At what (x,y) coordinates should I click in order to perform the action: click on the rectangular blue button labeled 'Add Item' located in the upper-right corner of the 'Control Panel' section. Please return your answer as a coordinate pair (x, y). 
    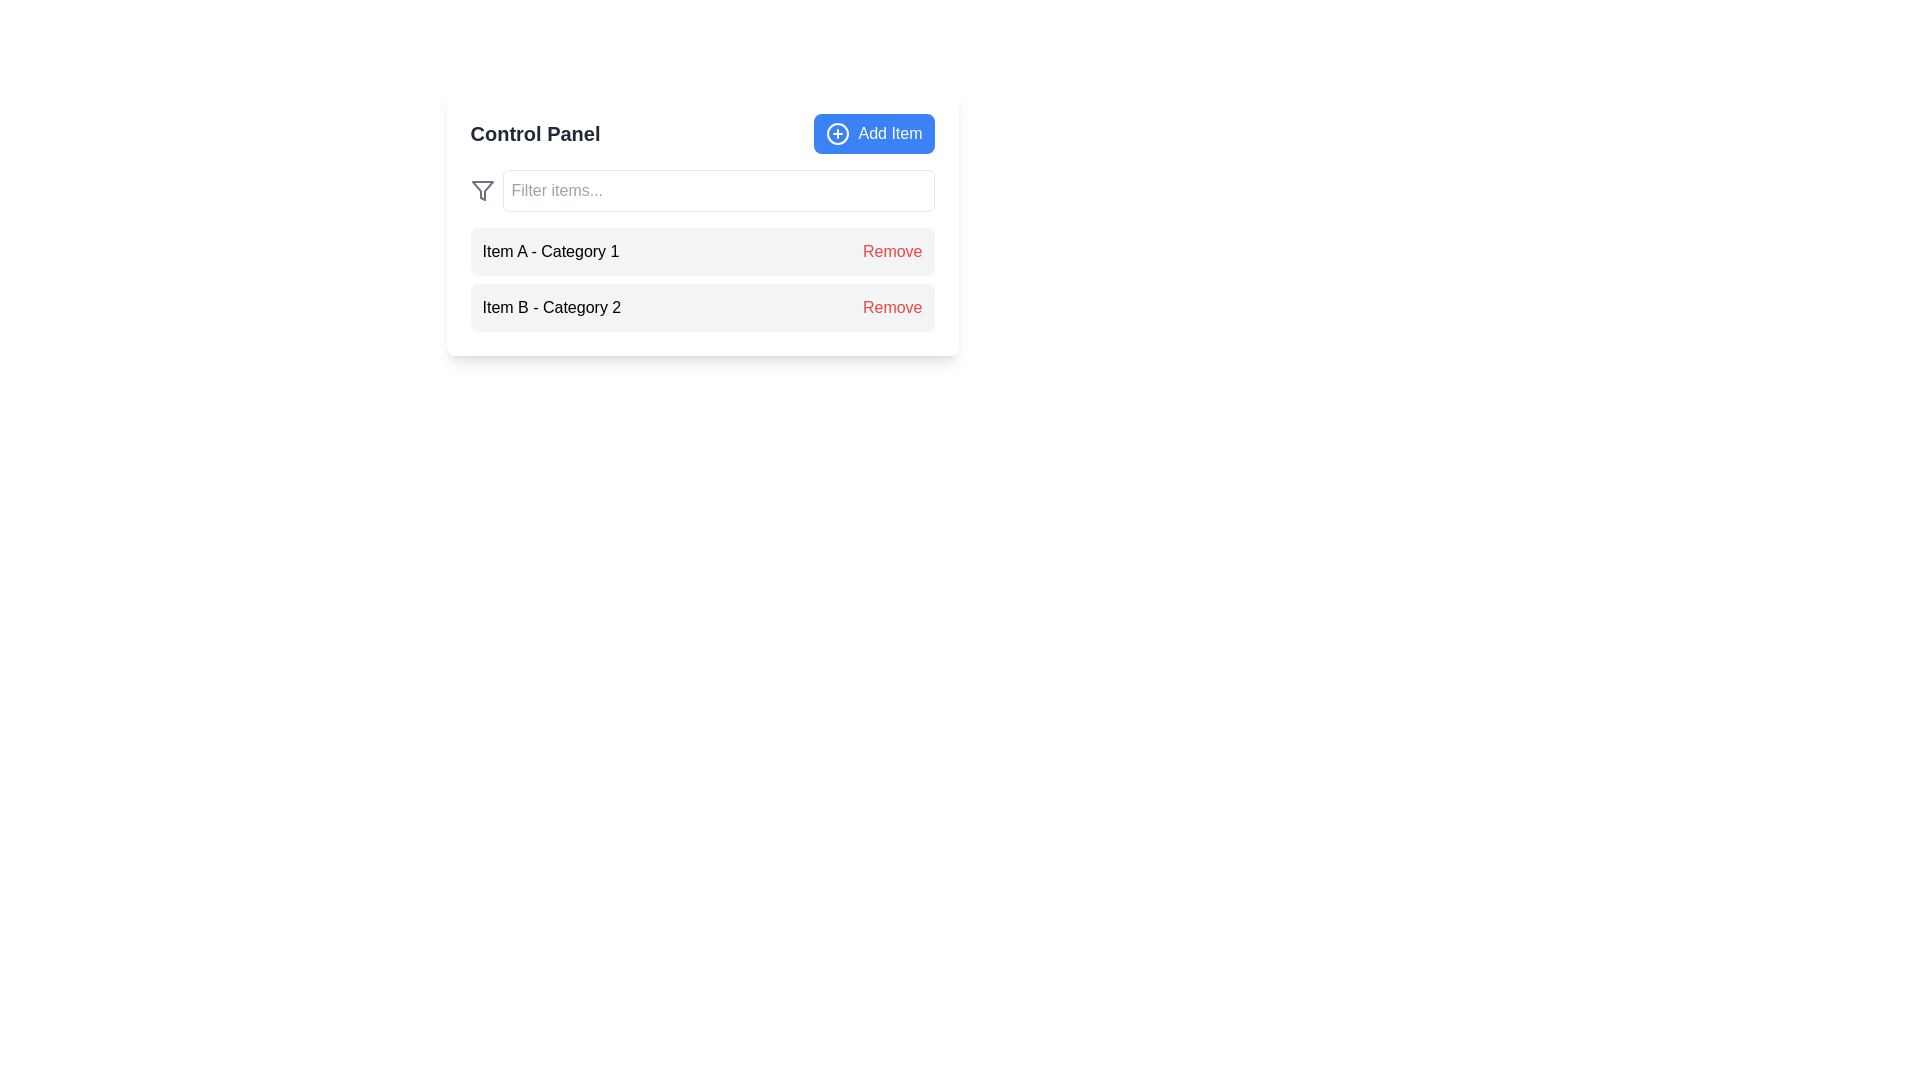
    Looking at the image, I should click on (874, 134).